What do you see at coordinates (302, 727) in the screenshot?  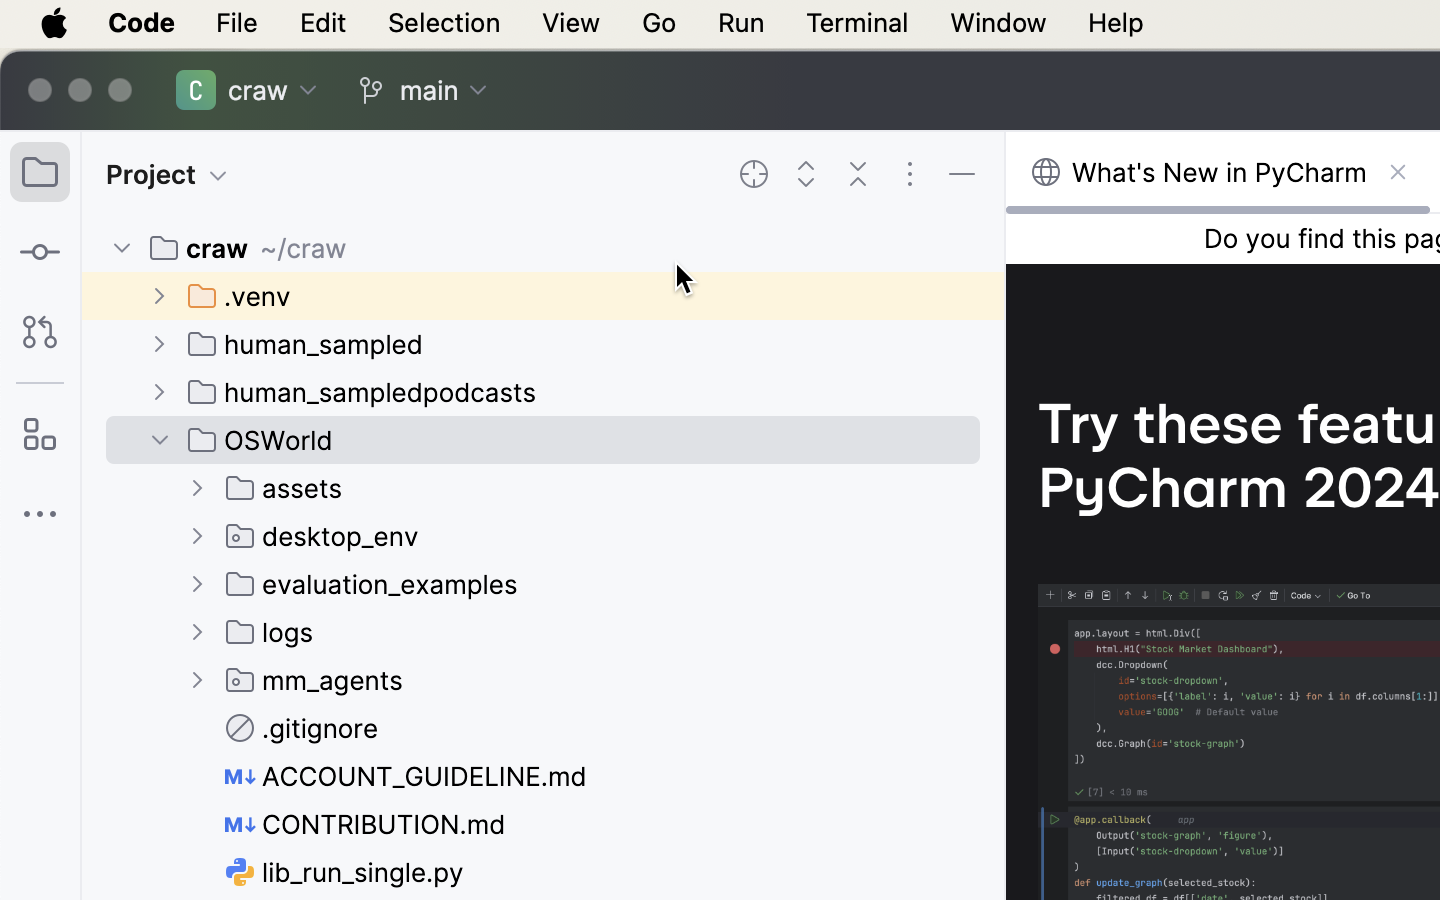 I see `'.gitignore'` at bounding box center [302, 727].